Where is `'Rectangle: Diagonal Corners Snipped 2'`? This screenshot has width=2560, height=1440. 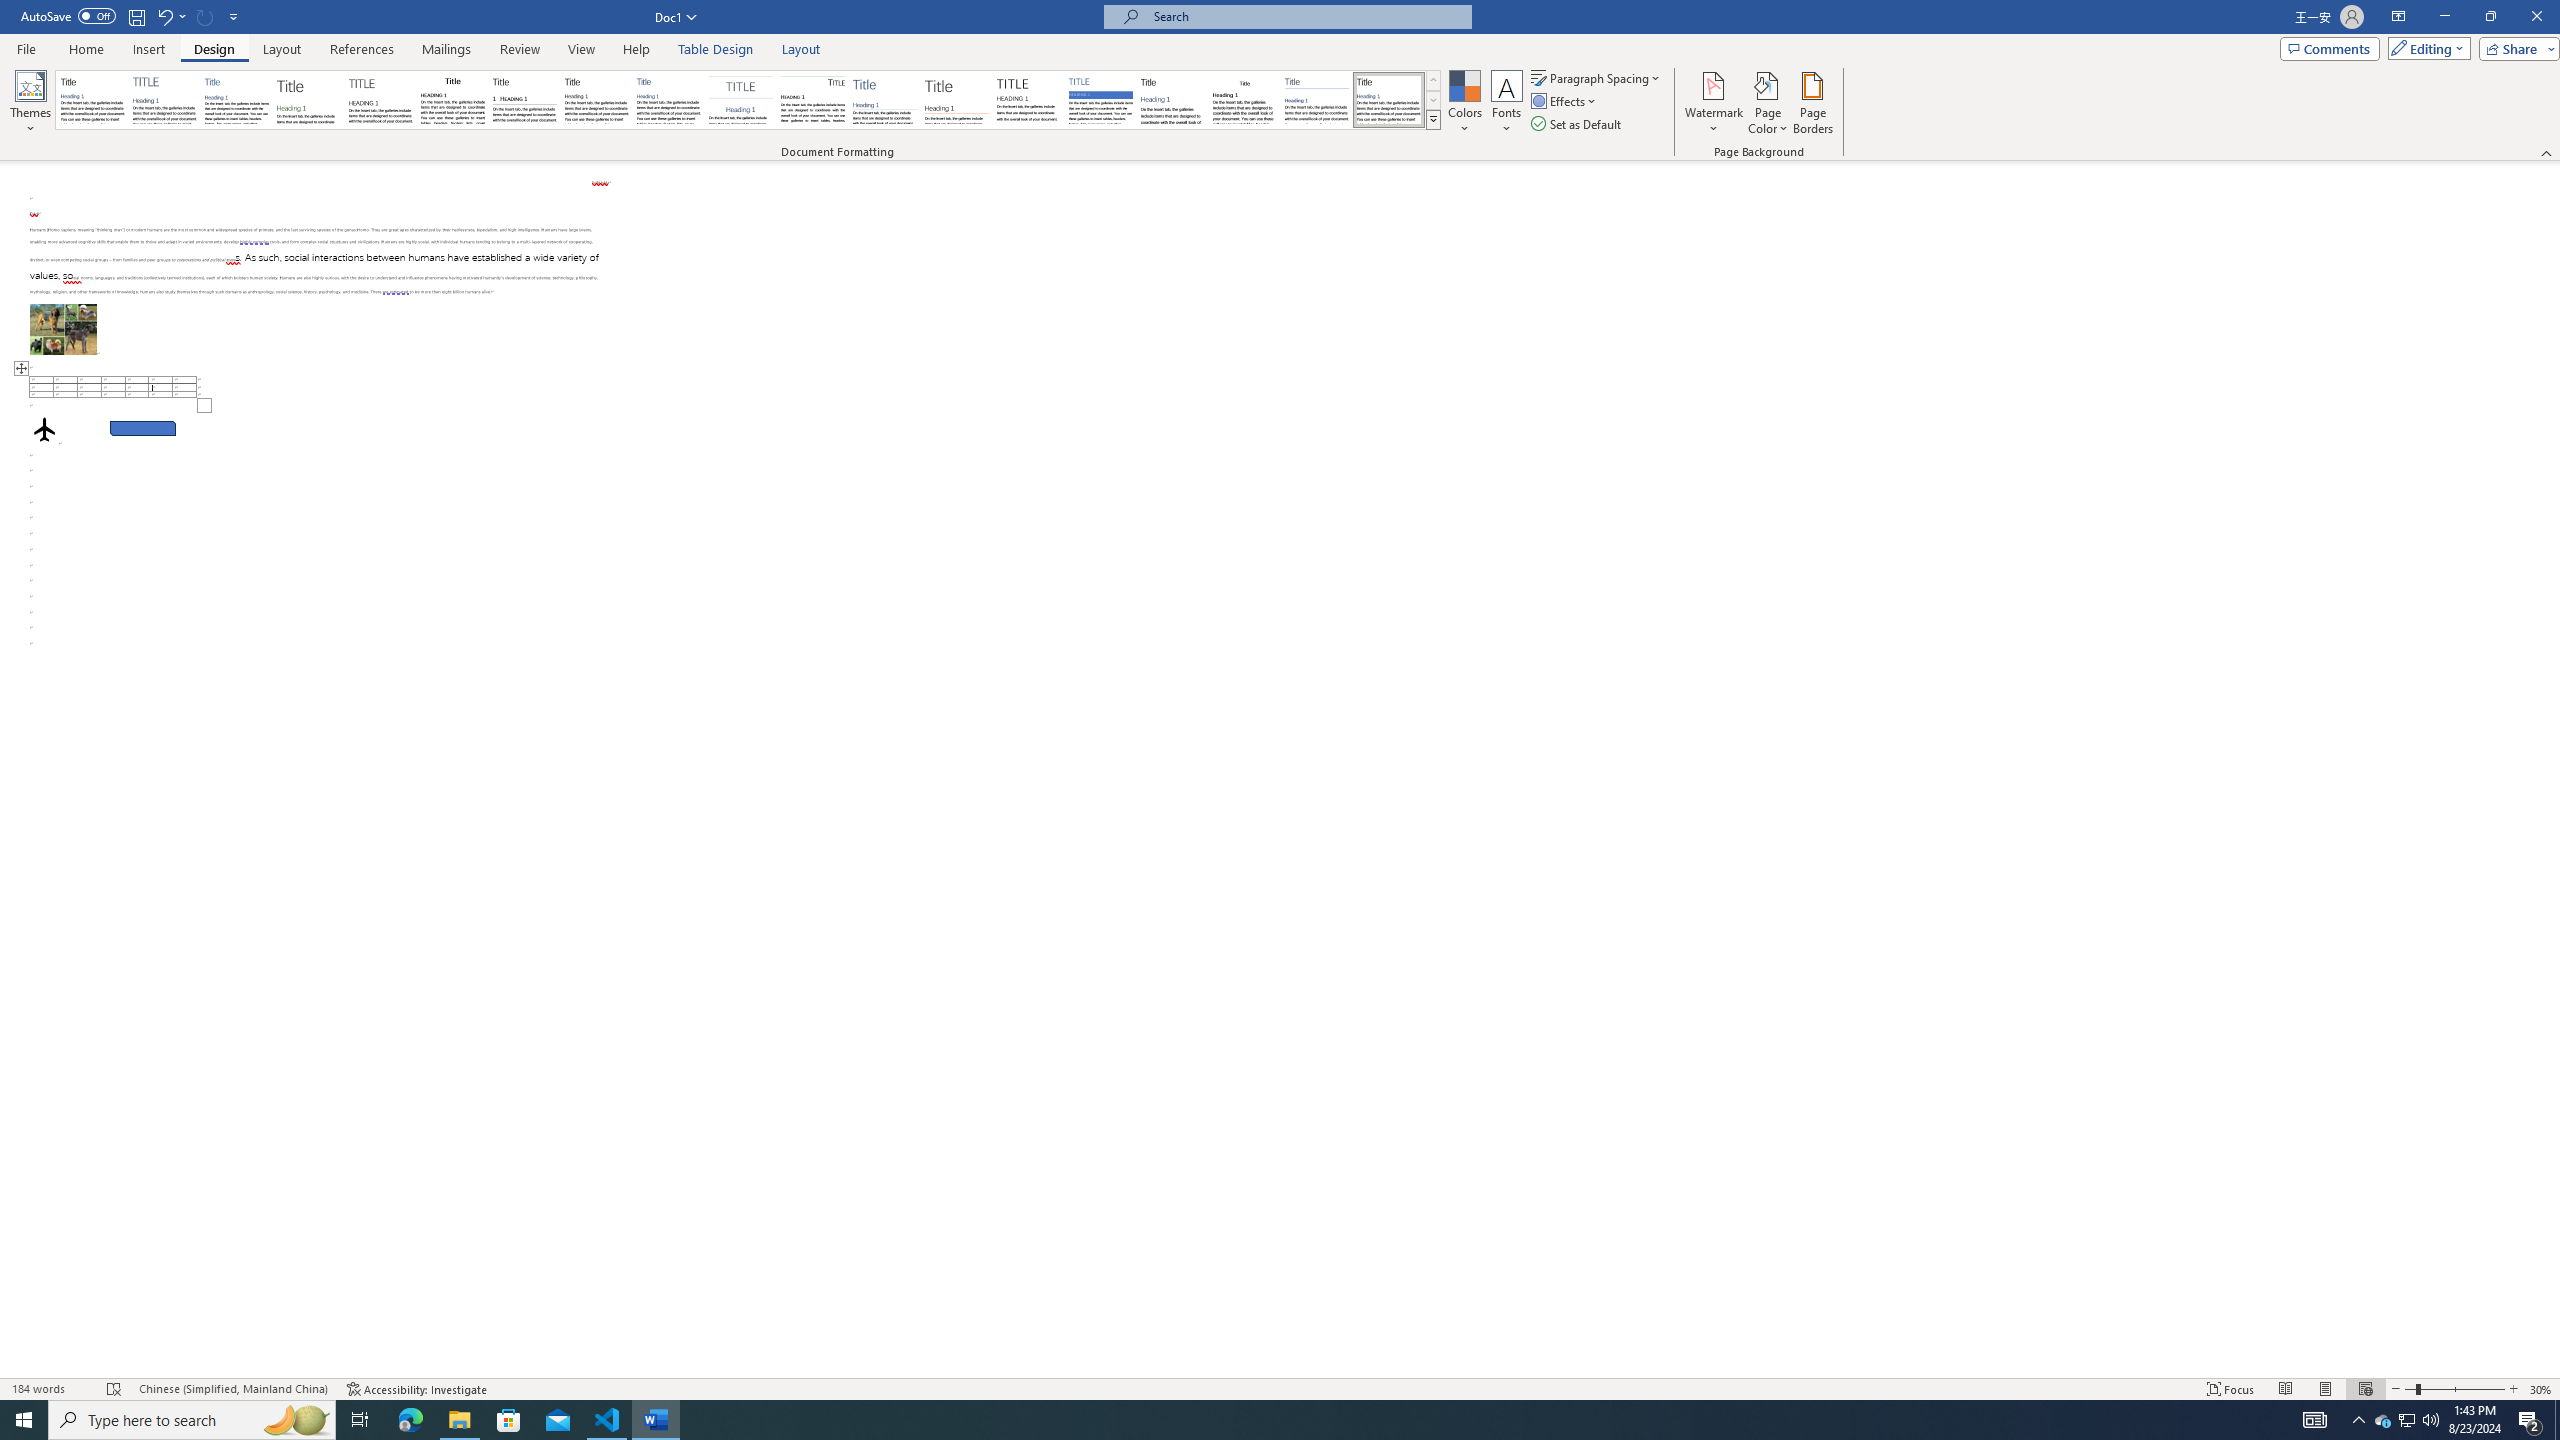
'Rectangle: Diagonal Corners Snipped 2' is located at coordinates (142, 428).